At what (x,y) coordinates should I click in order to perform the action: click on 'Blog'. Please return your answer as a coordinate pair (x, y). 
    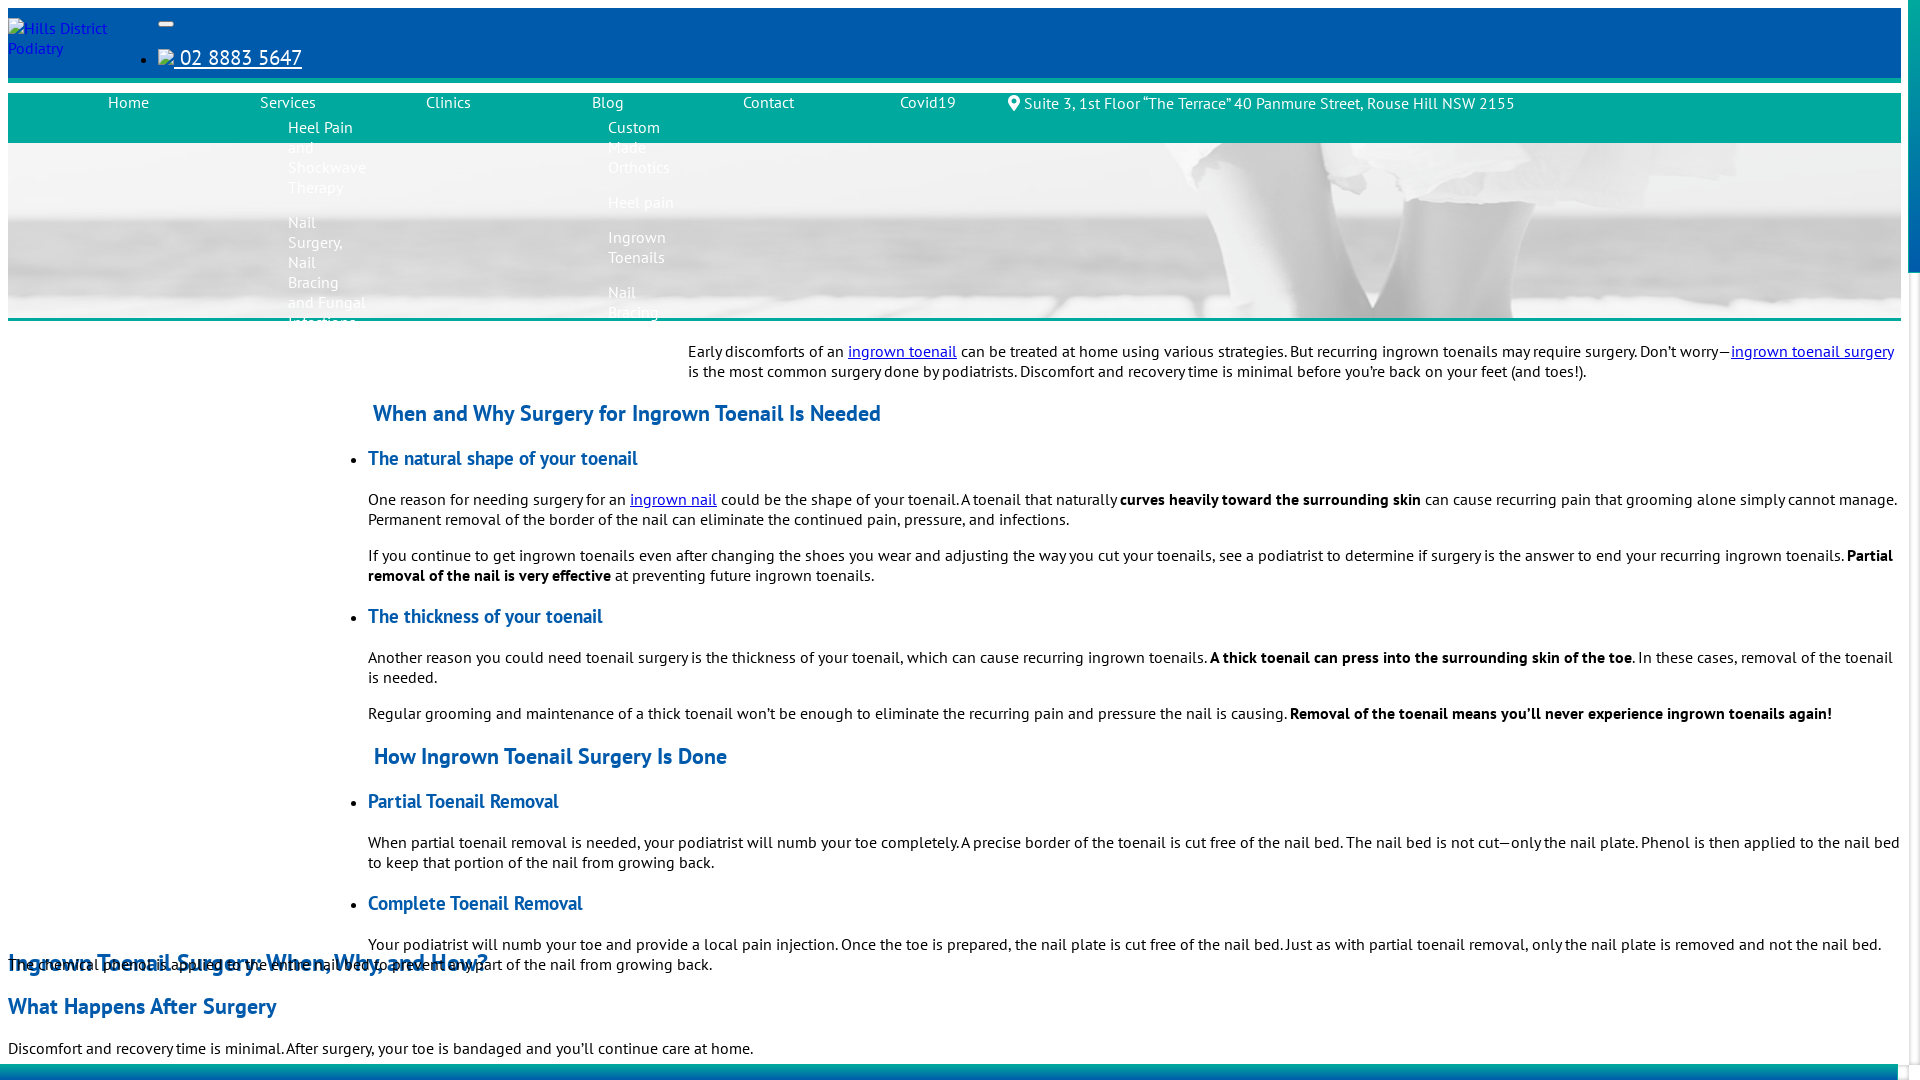
    Looking at the image, I should click on (590, 101).